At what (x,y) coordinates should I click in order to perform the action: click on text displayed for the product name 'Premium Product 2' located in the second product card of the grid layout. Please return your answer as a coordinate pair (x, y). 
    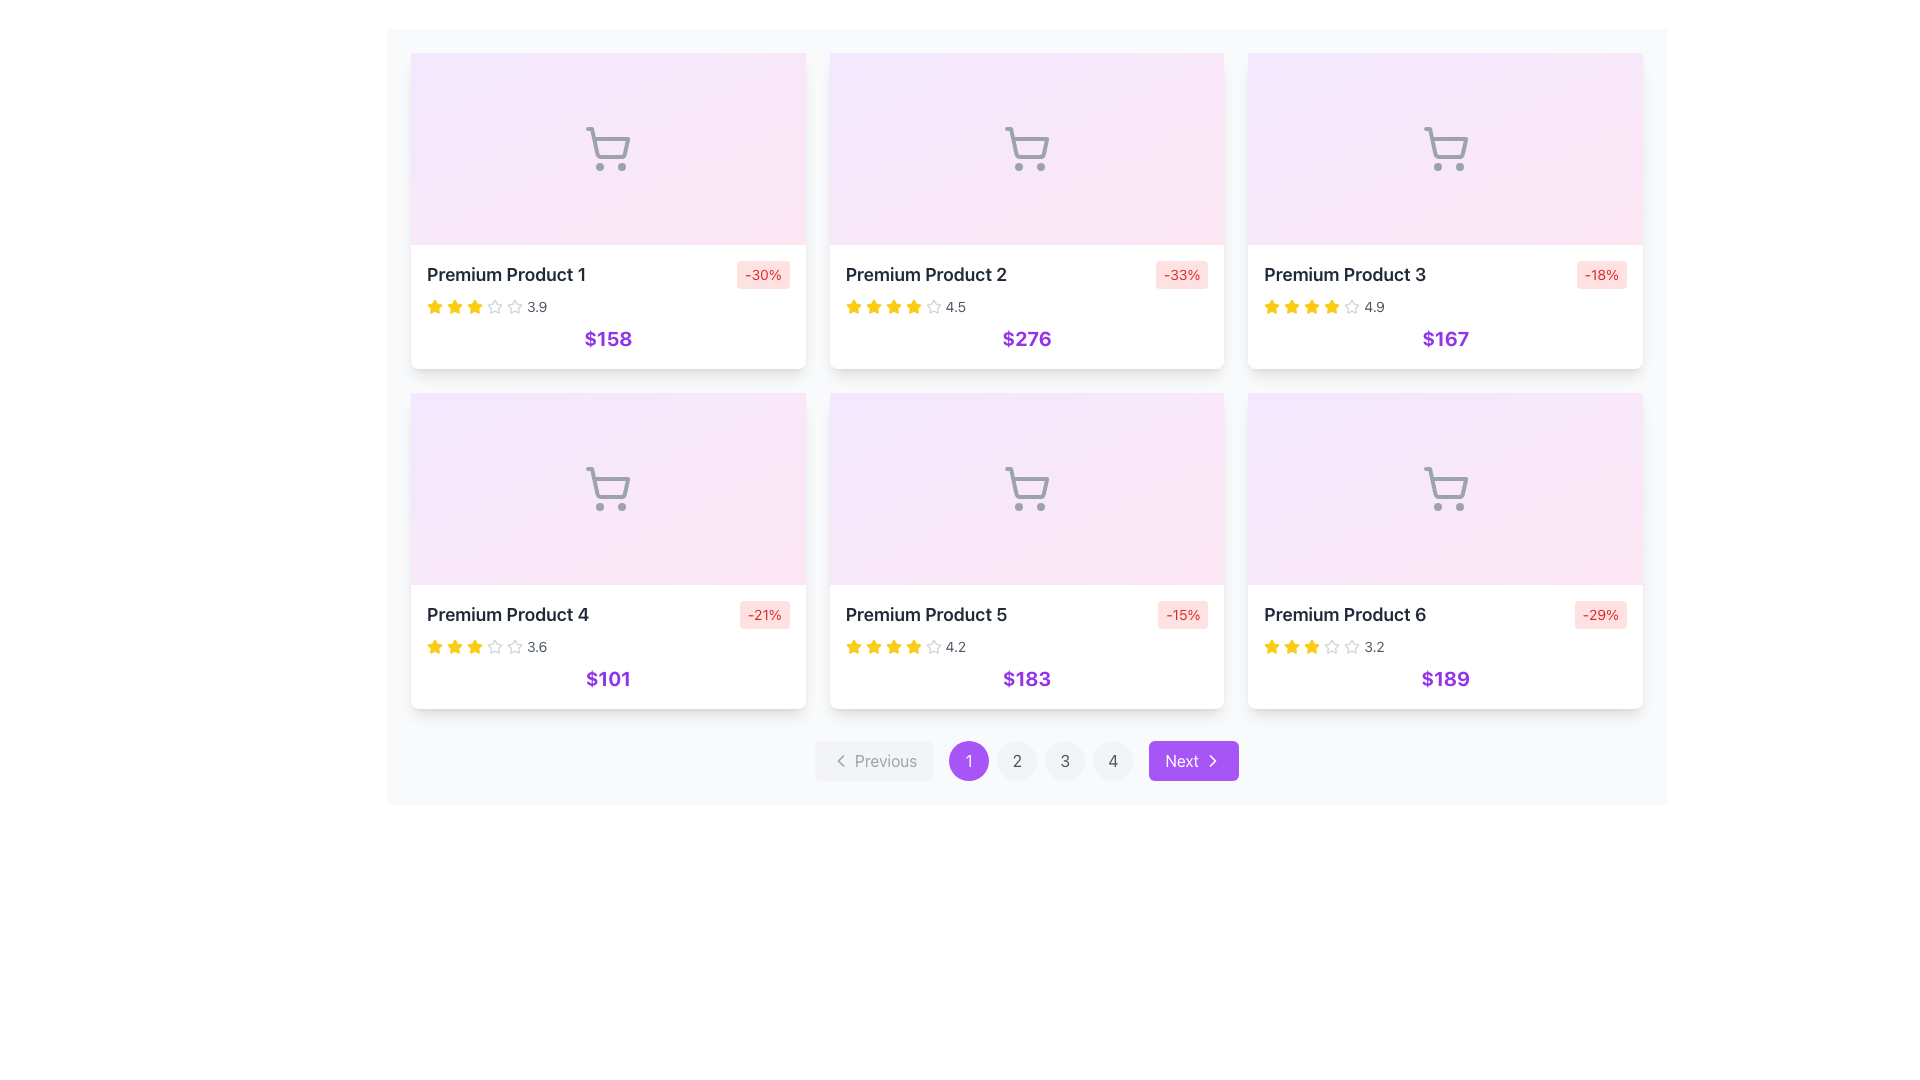
    Looking at the image, I should click on (925, 274).